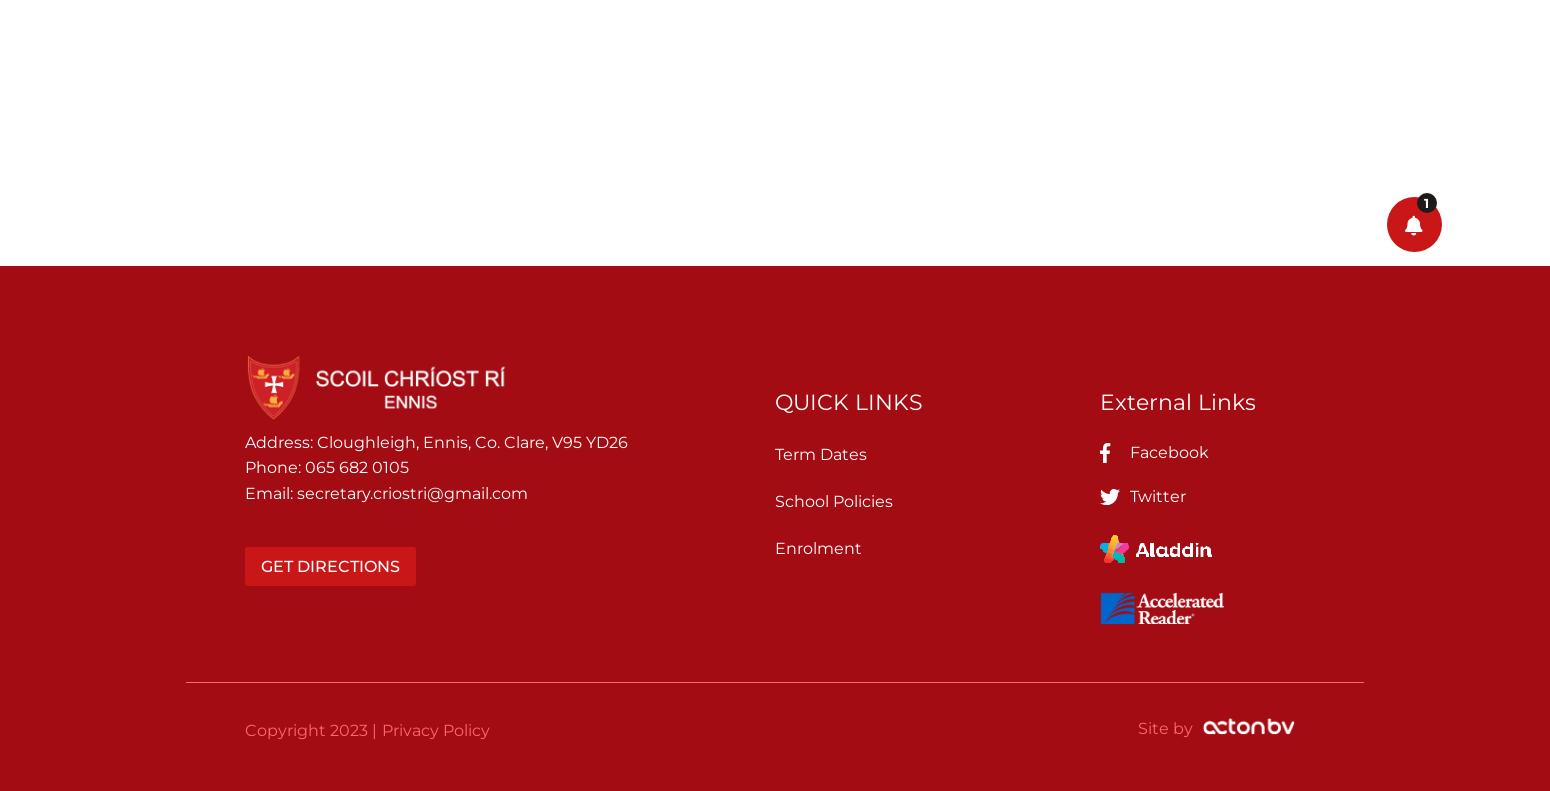 The height and width of the screenshot is (791, 1550). What do you see at coordinates (274, 466) in the screenshot?
I see `'Phone:'` at bounding box center [274, 466].